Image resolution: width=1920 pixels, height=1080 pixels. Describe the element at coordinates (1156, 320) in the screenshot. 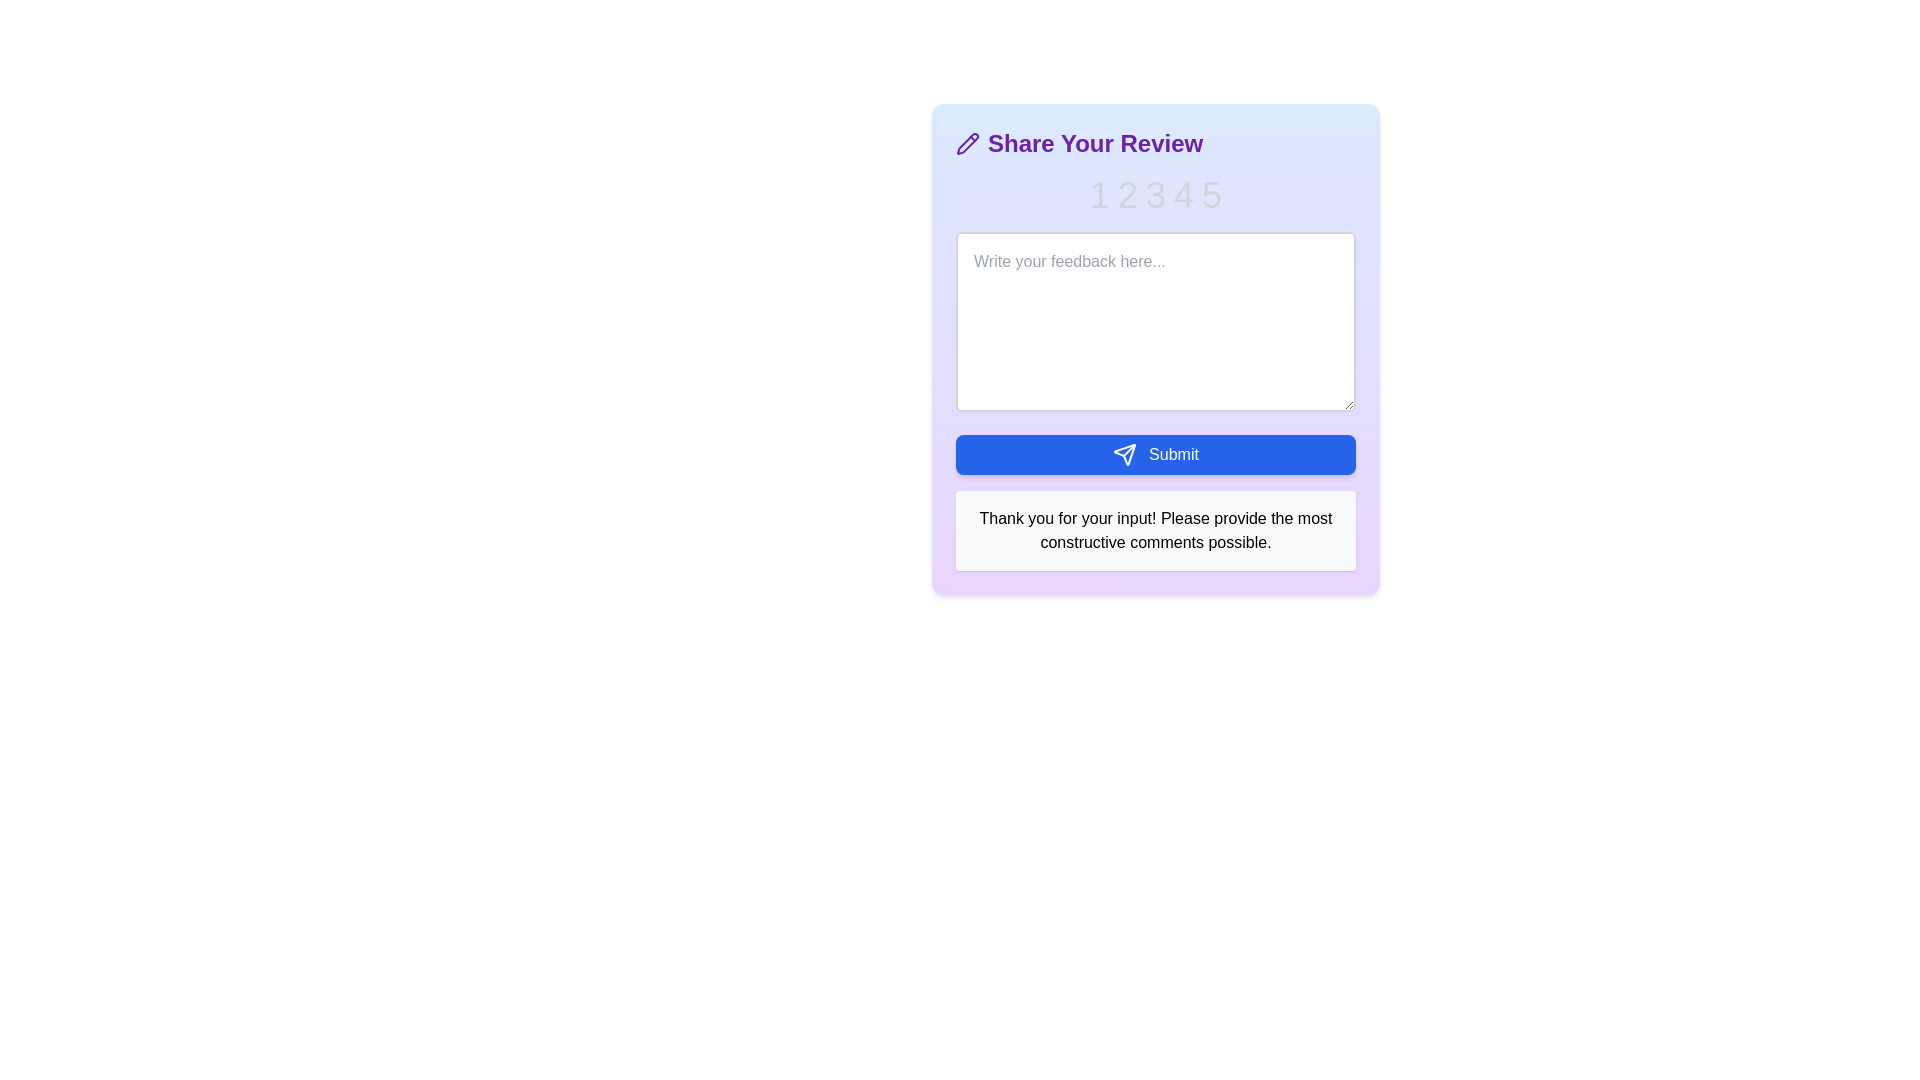

I see `the feedback textarea and input the text 'This is my feedback.'` at that location.